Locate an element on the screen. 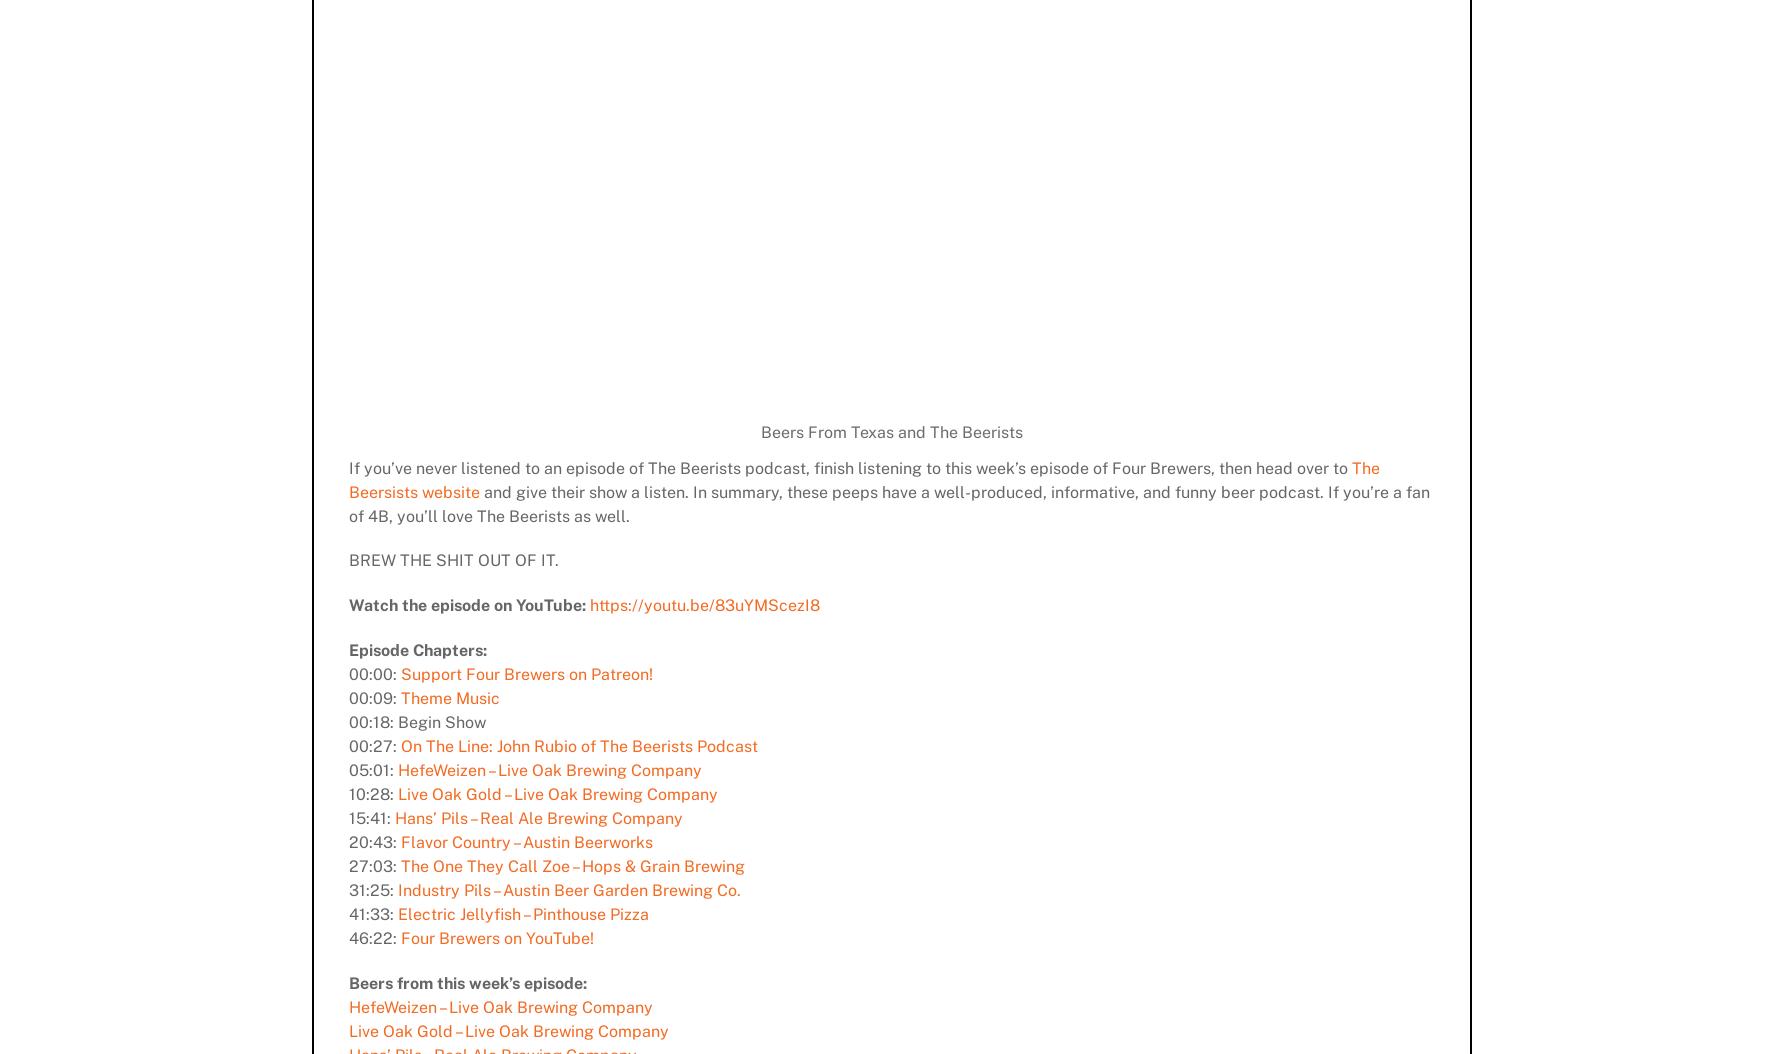  'The Full Pint - Craft Beer News' is located at coordinates (882, 969).